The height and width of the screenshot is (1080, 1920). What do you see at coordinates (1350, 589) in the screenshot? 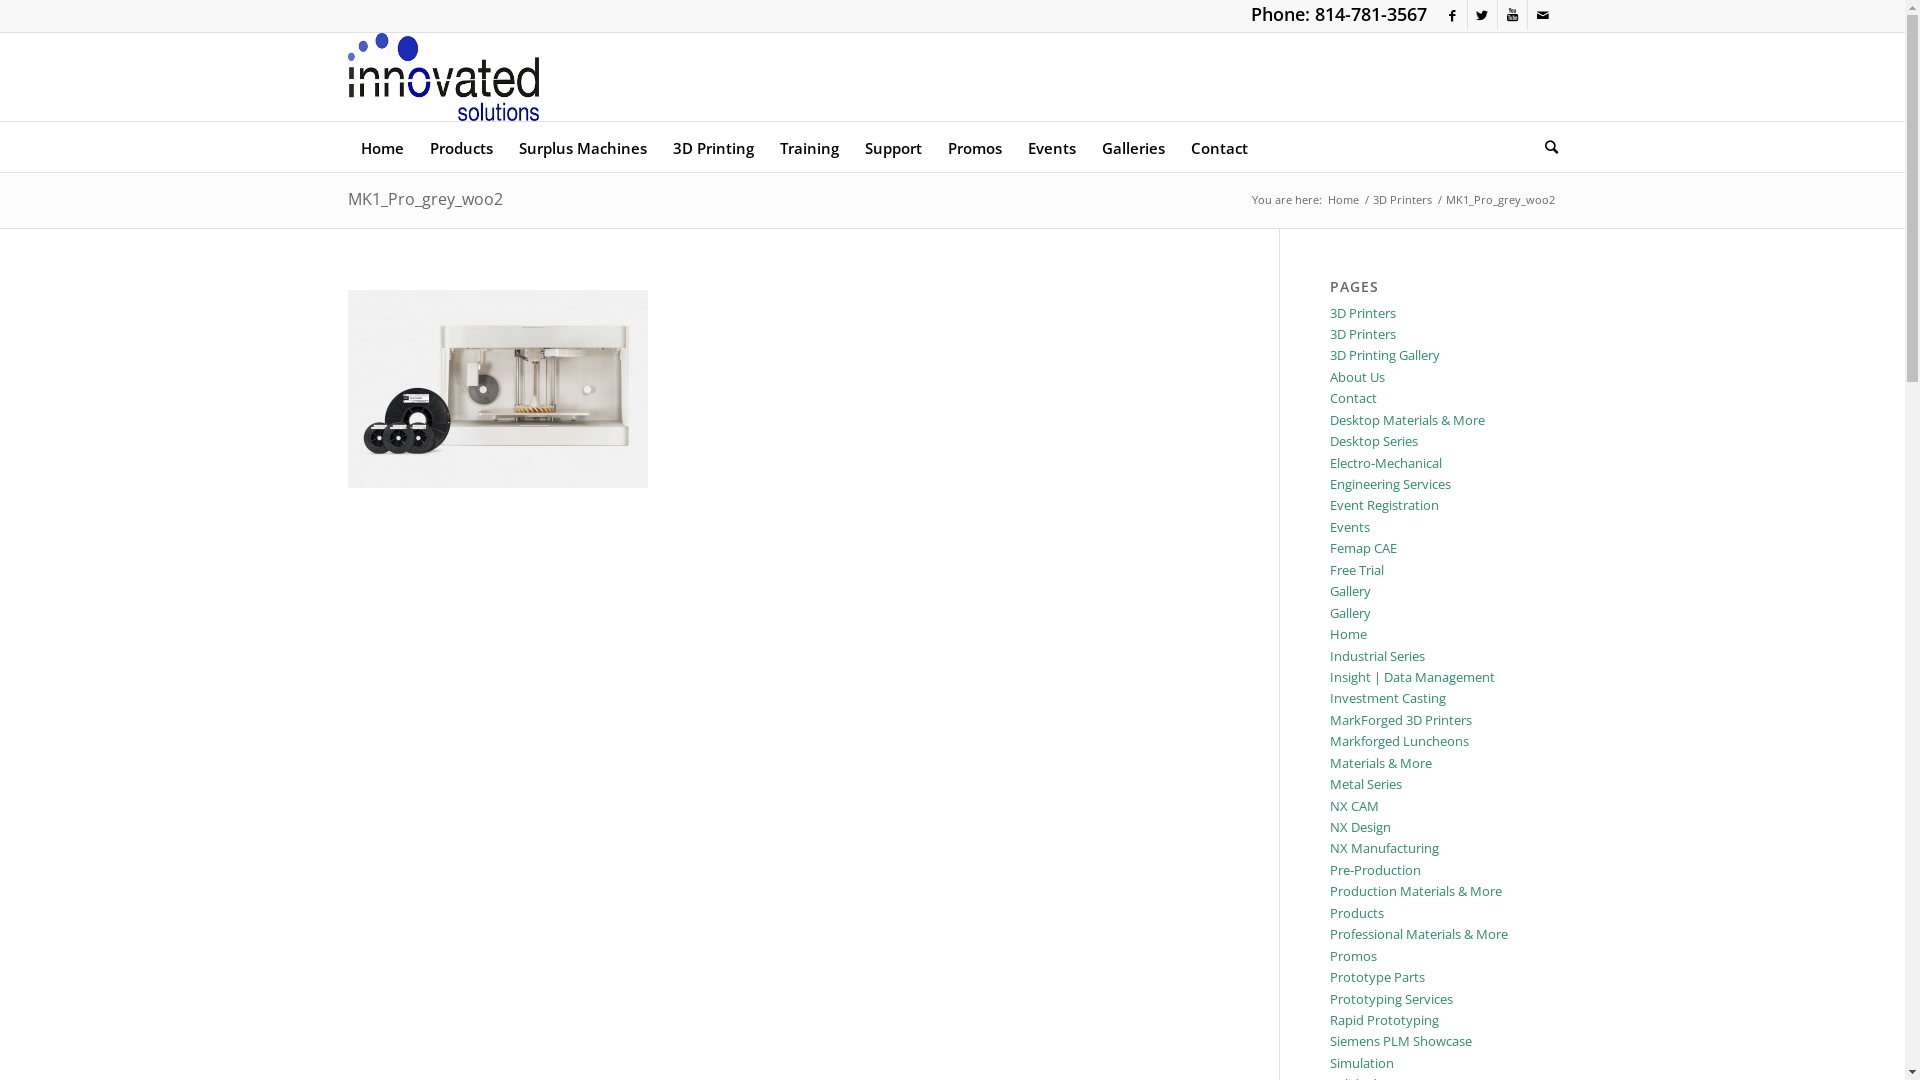
I see `'Gallery'` at bounding box center [1350, 589].